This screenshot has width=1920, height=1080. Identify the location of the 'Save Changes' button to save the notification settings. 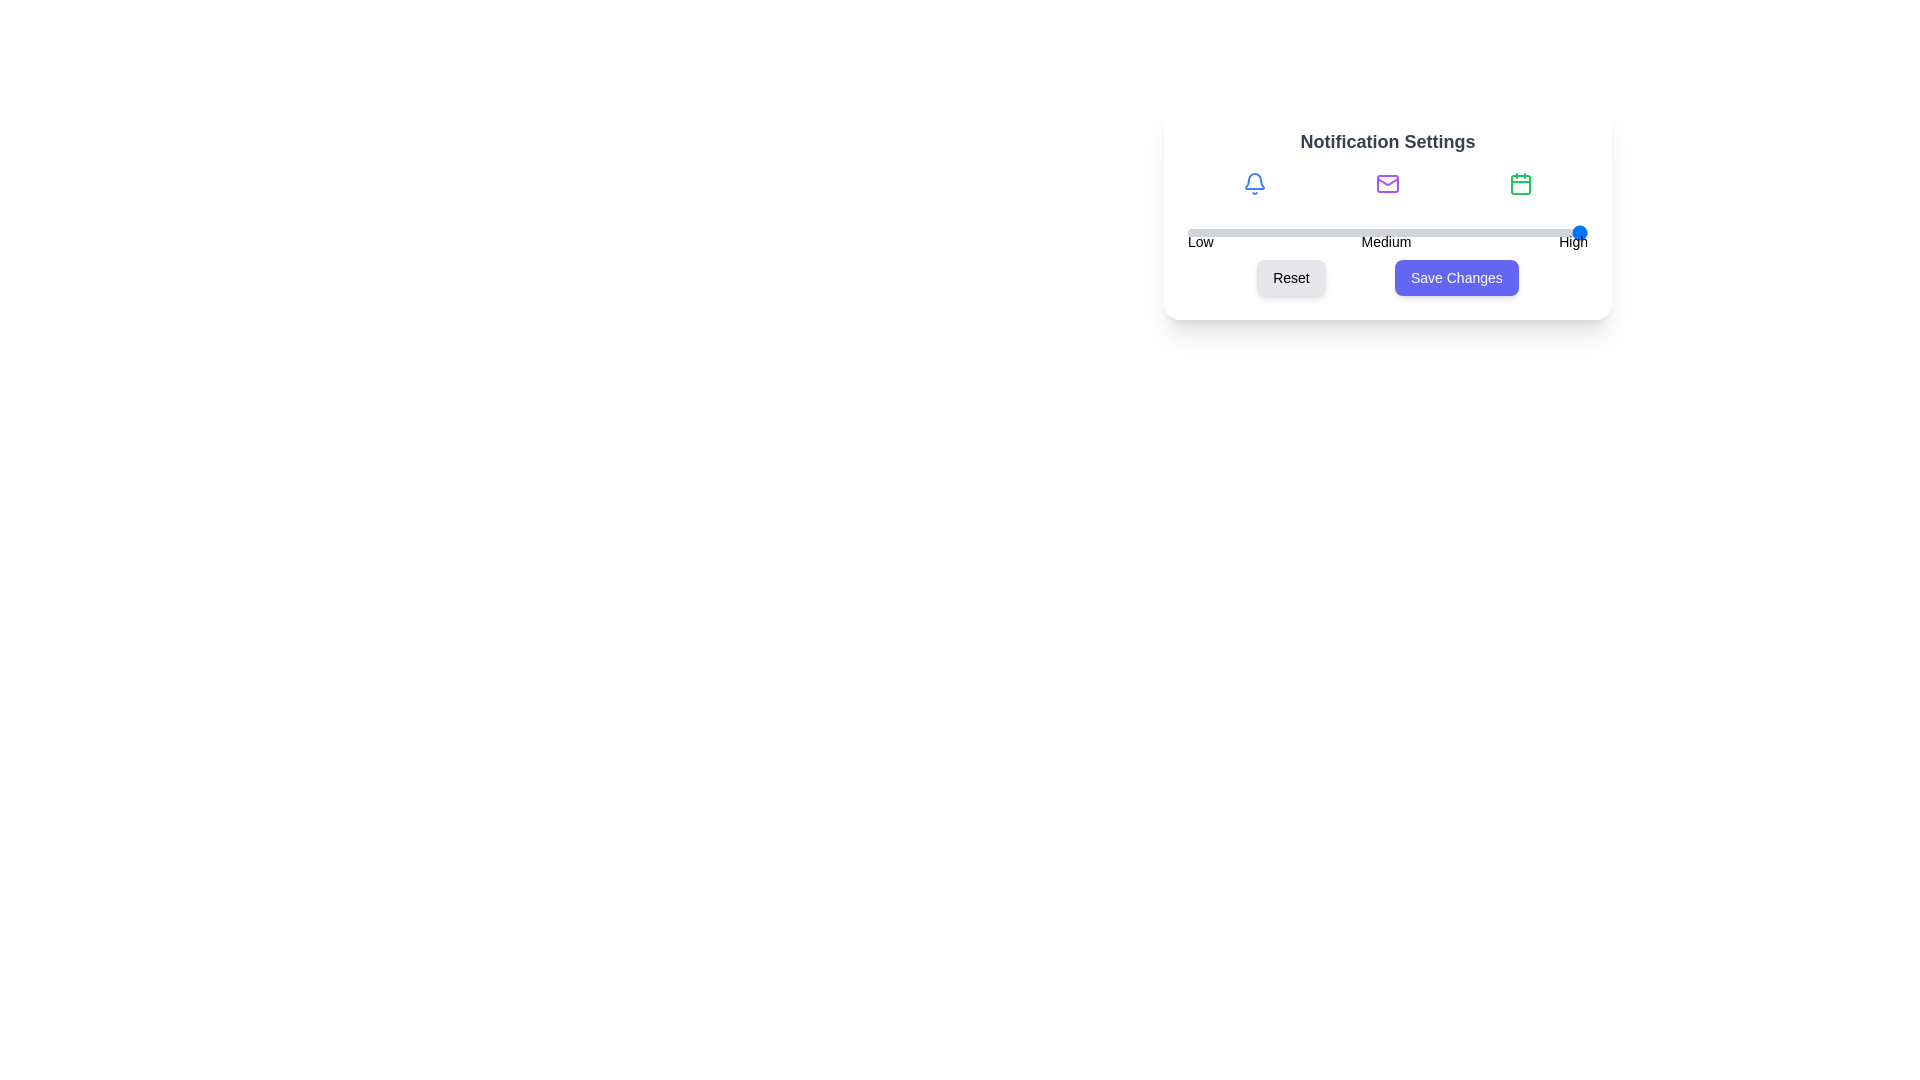
(1456, 277).